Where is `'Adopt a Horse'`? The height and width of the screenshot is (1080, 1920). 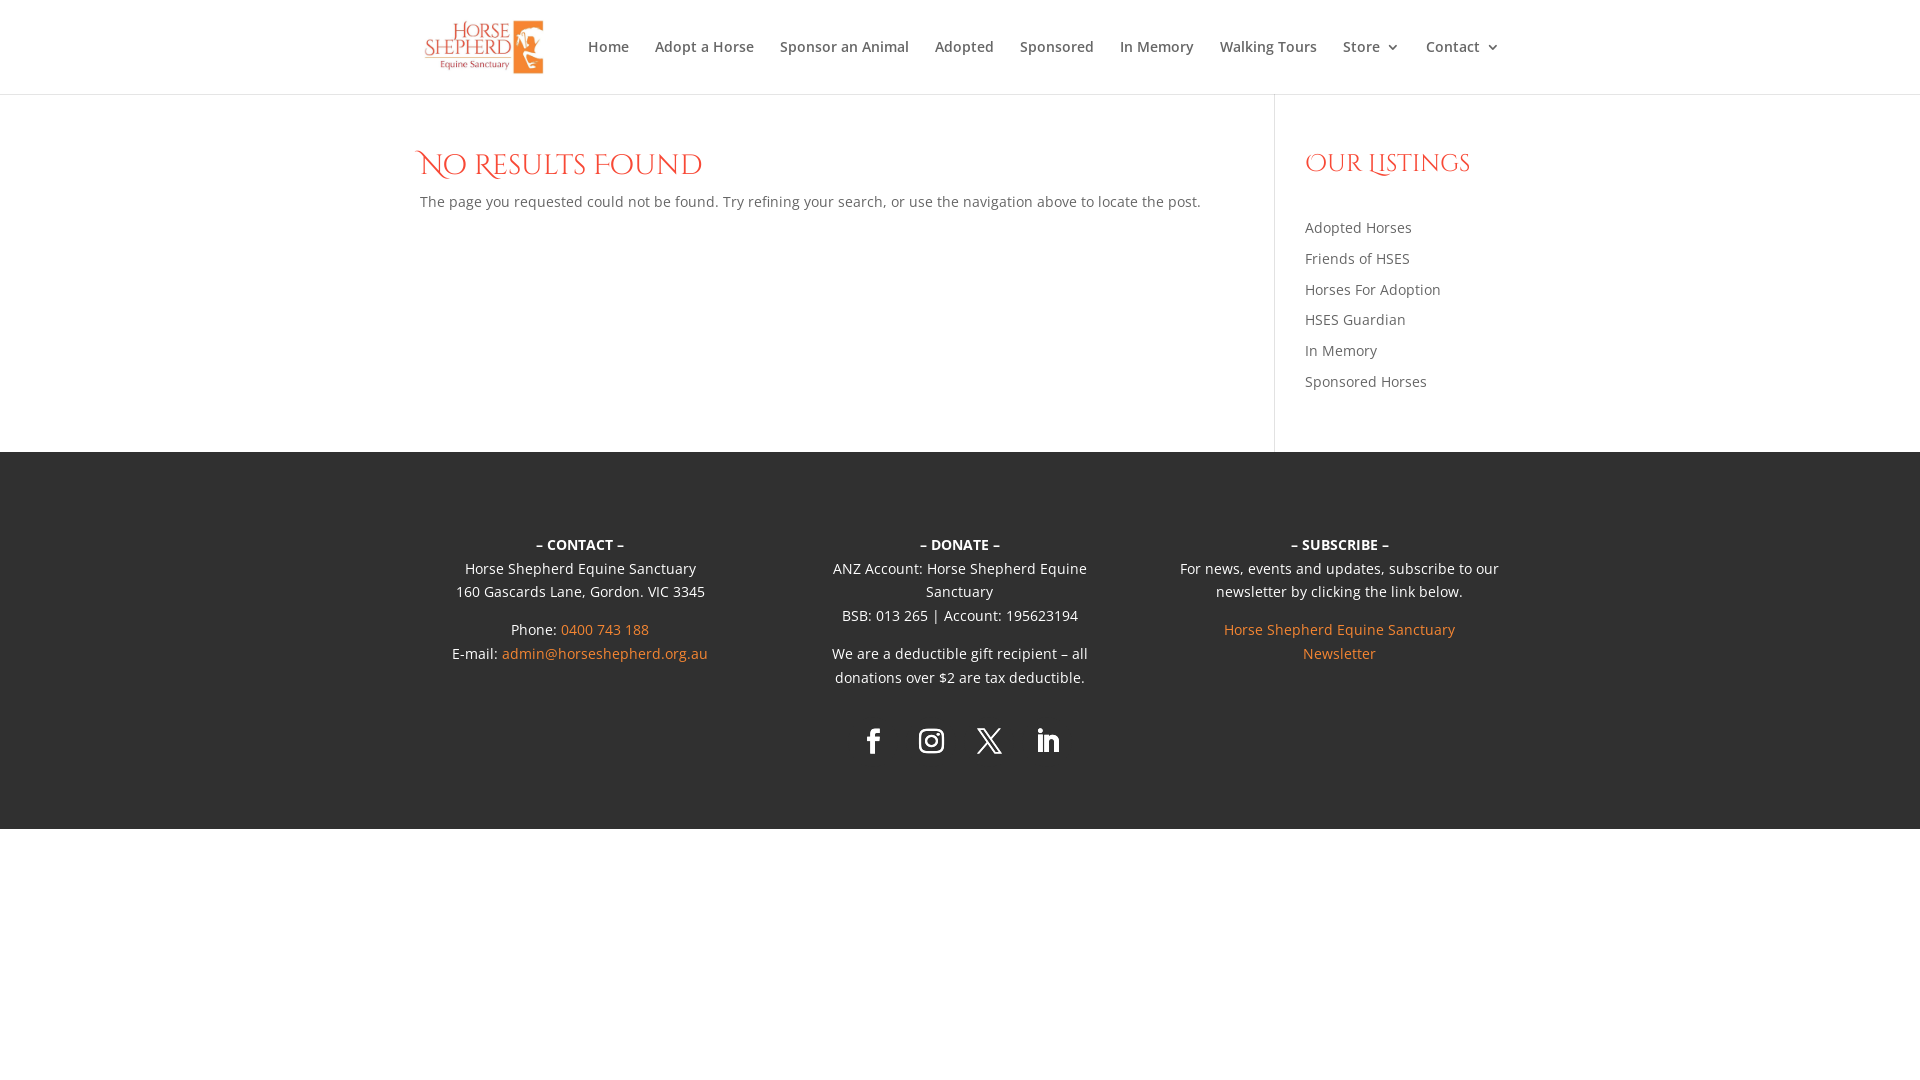 'Adopt a Horse' is located at coordinates (704, 65).